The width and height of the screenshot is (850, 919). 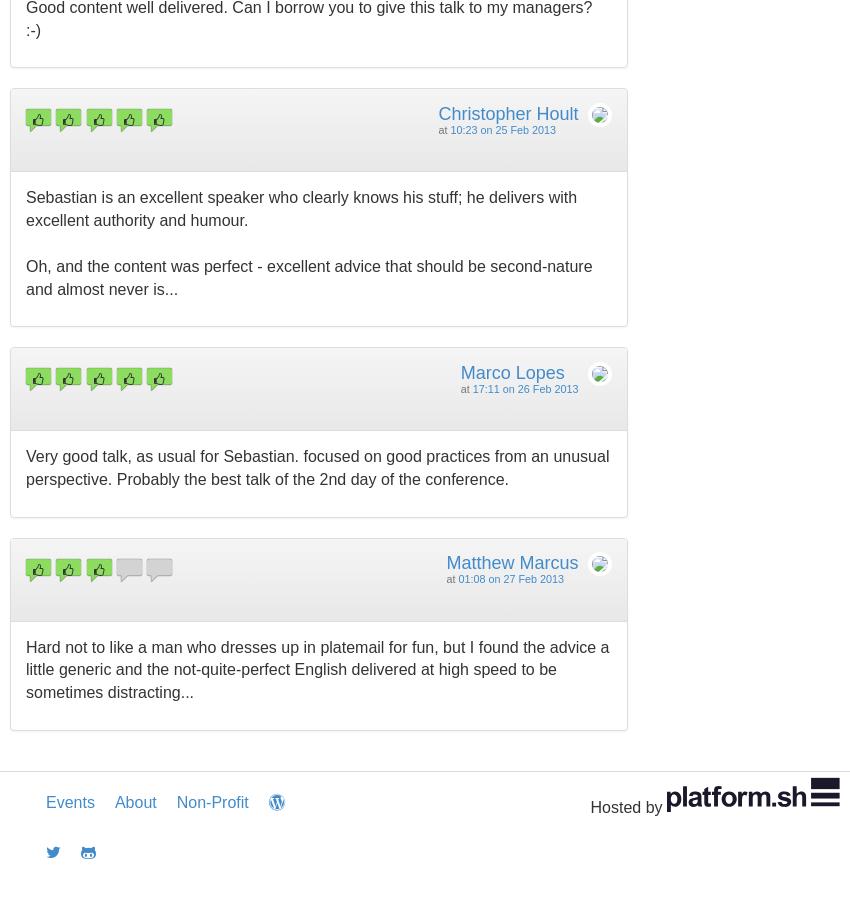 I want to click on '17:11 on 26 Feb 2013', so click(x=523, y=388).